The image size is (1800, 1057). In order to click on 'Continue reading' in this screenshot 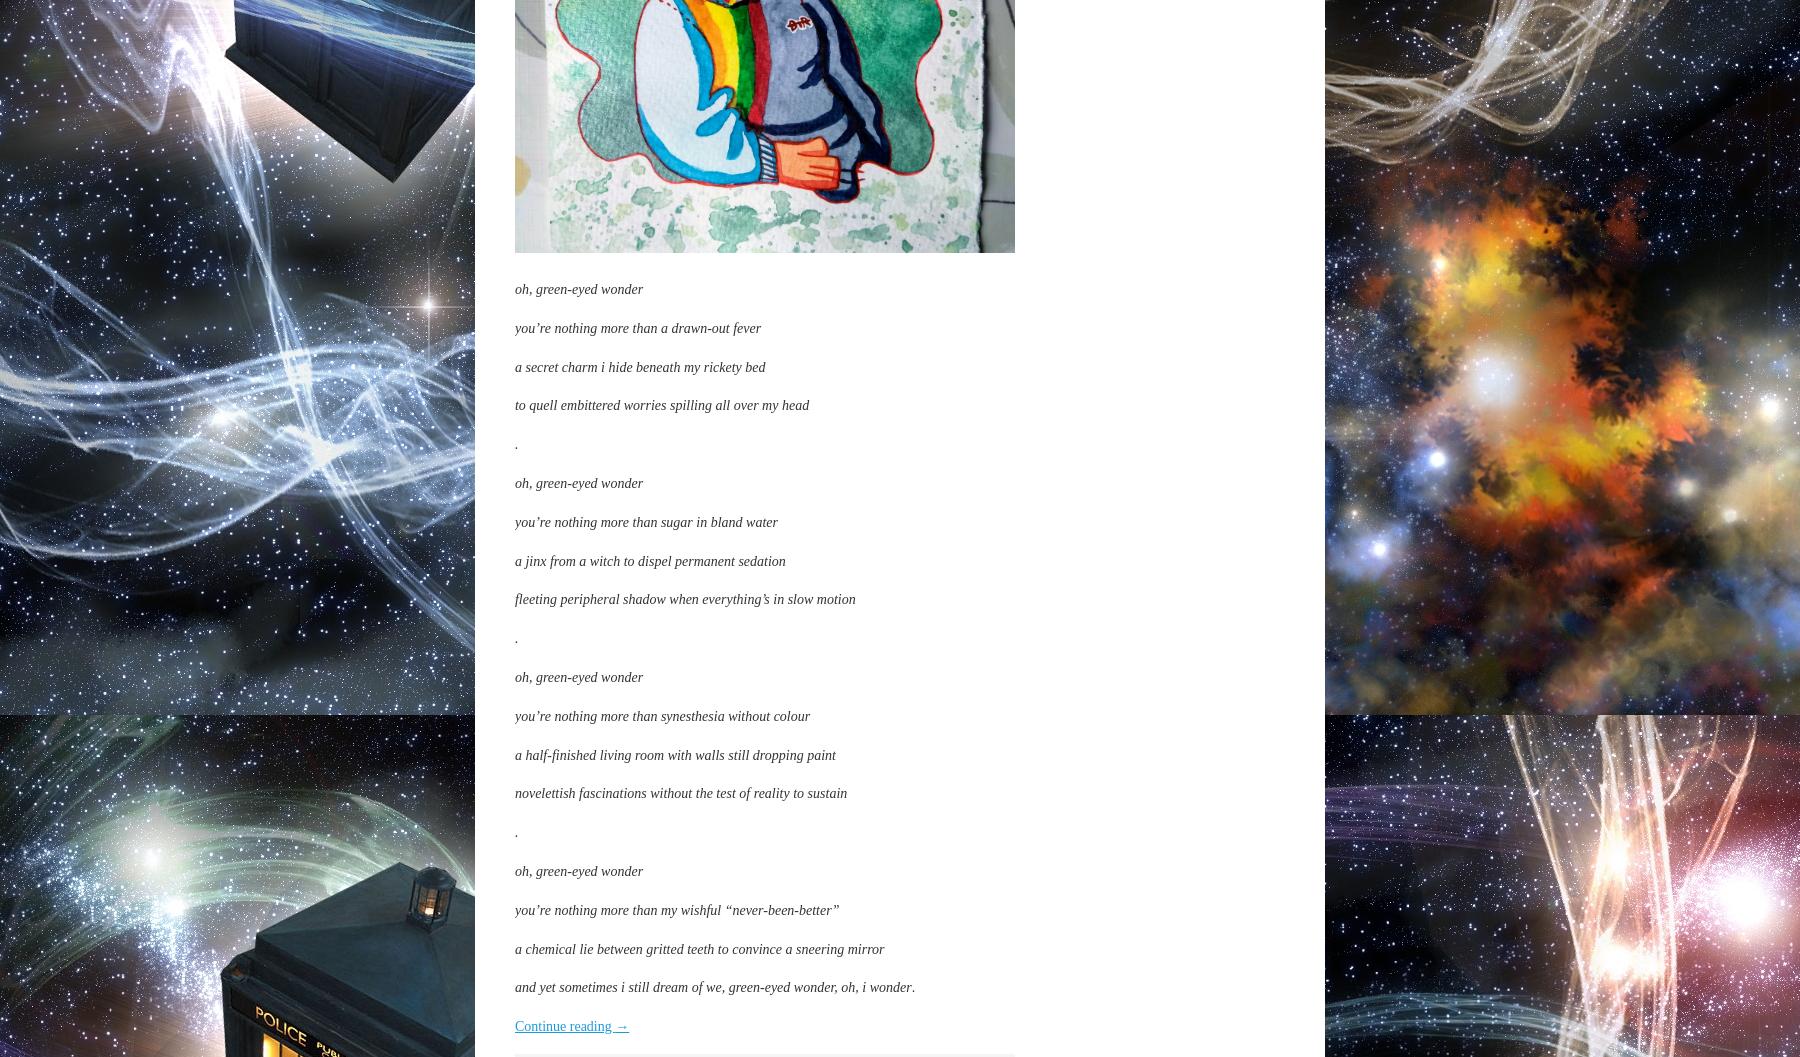, I will do `click(564, 1025)`.